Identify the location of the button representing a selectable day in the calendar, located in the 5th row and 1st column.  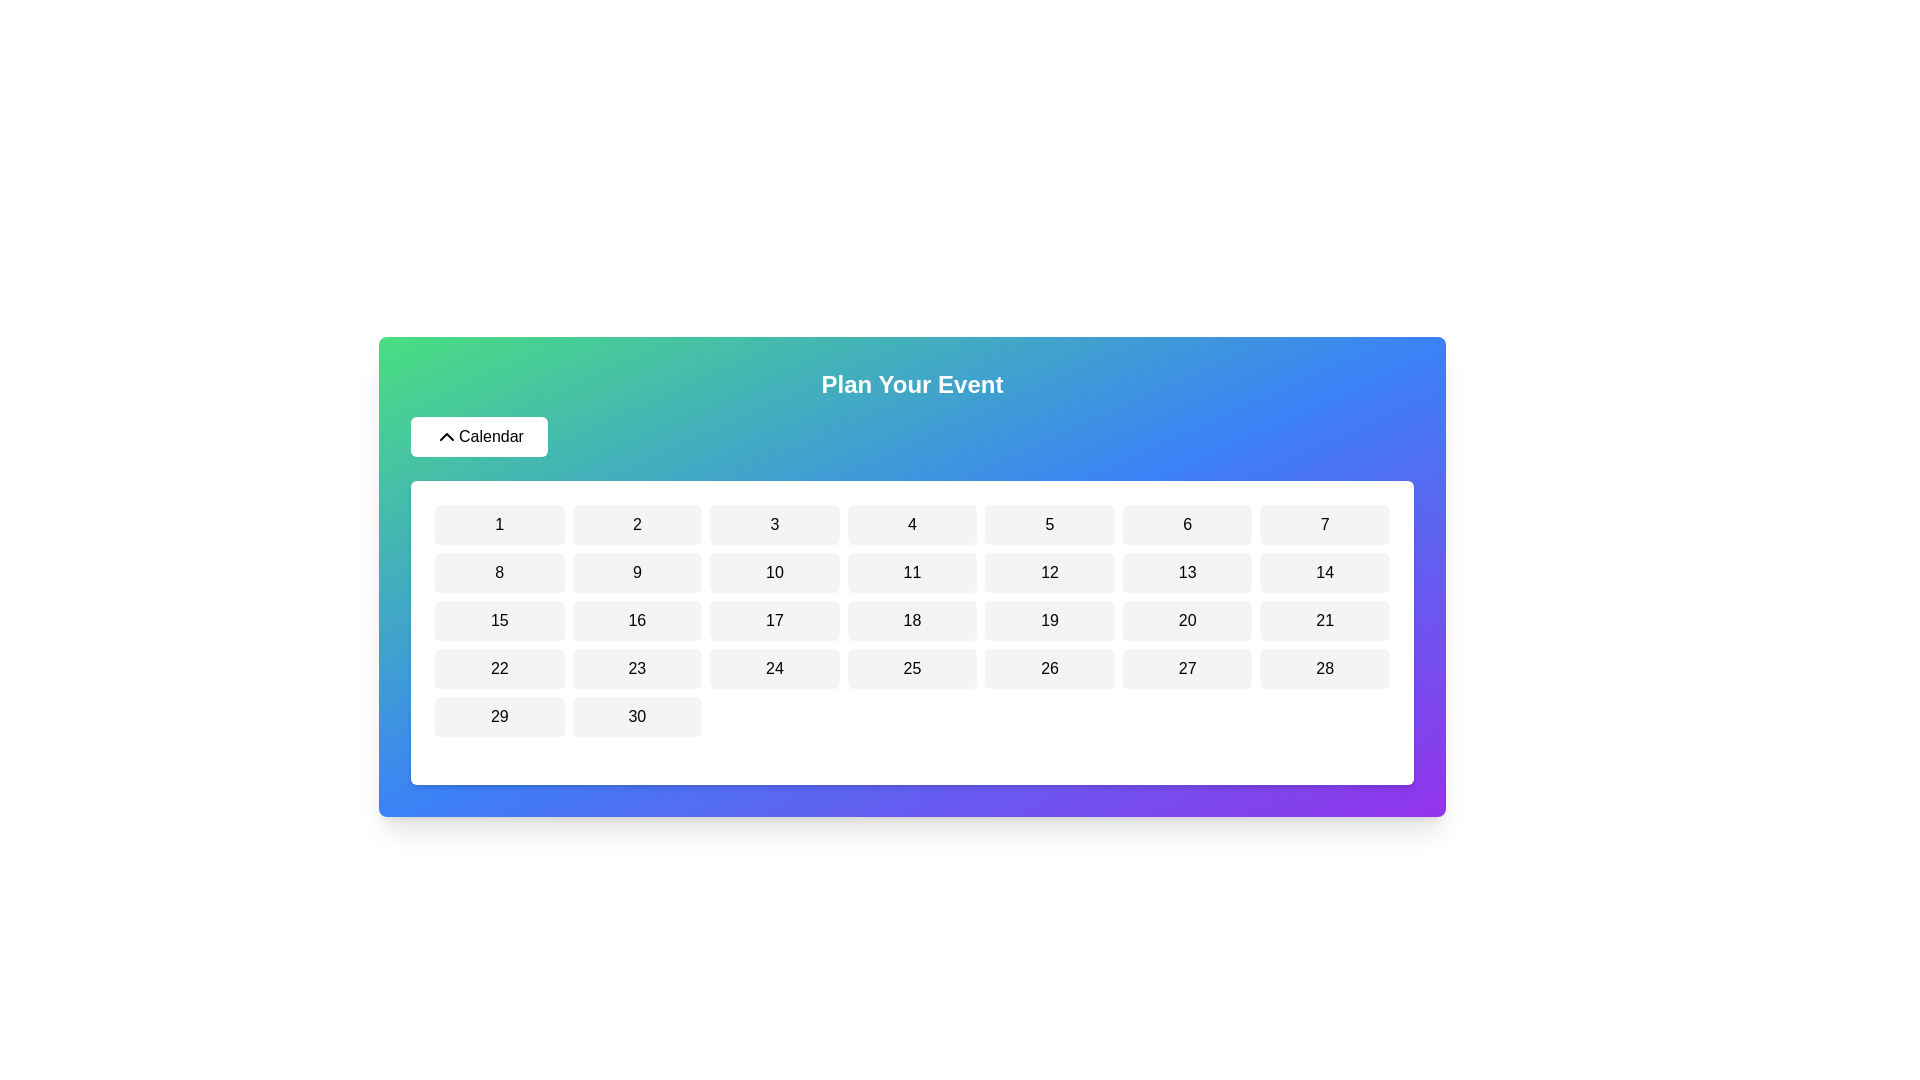
(499, 716).